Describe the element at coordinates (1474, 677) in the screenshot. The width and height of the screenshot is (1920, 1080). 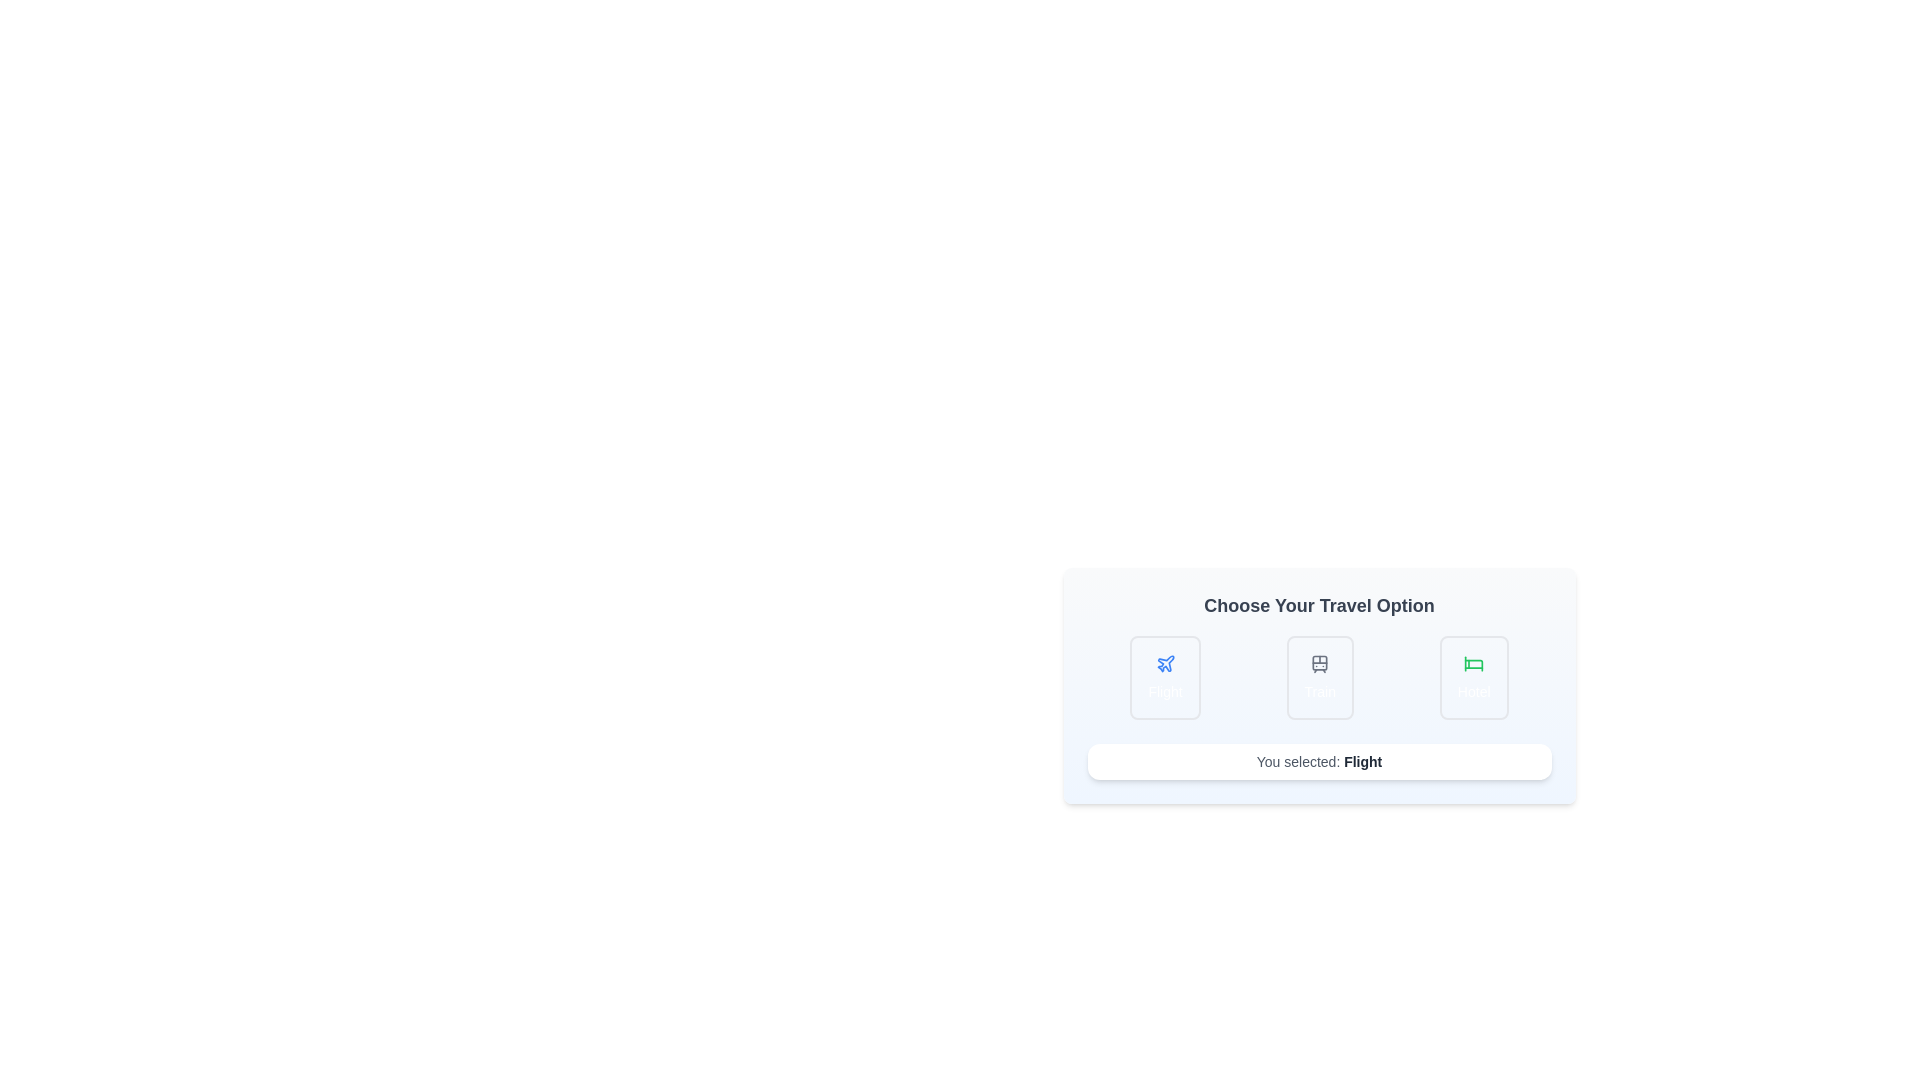
I see `the 'Hotel' button, which is a rectangular button with a rounded border featuring centered text and a green bed icon` at that location.